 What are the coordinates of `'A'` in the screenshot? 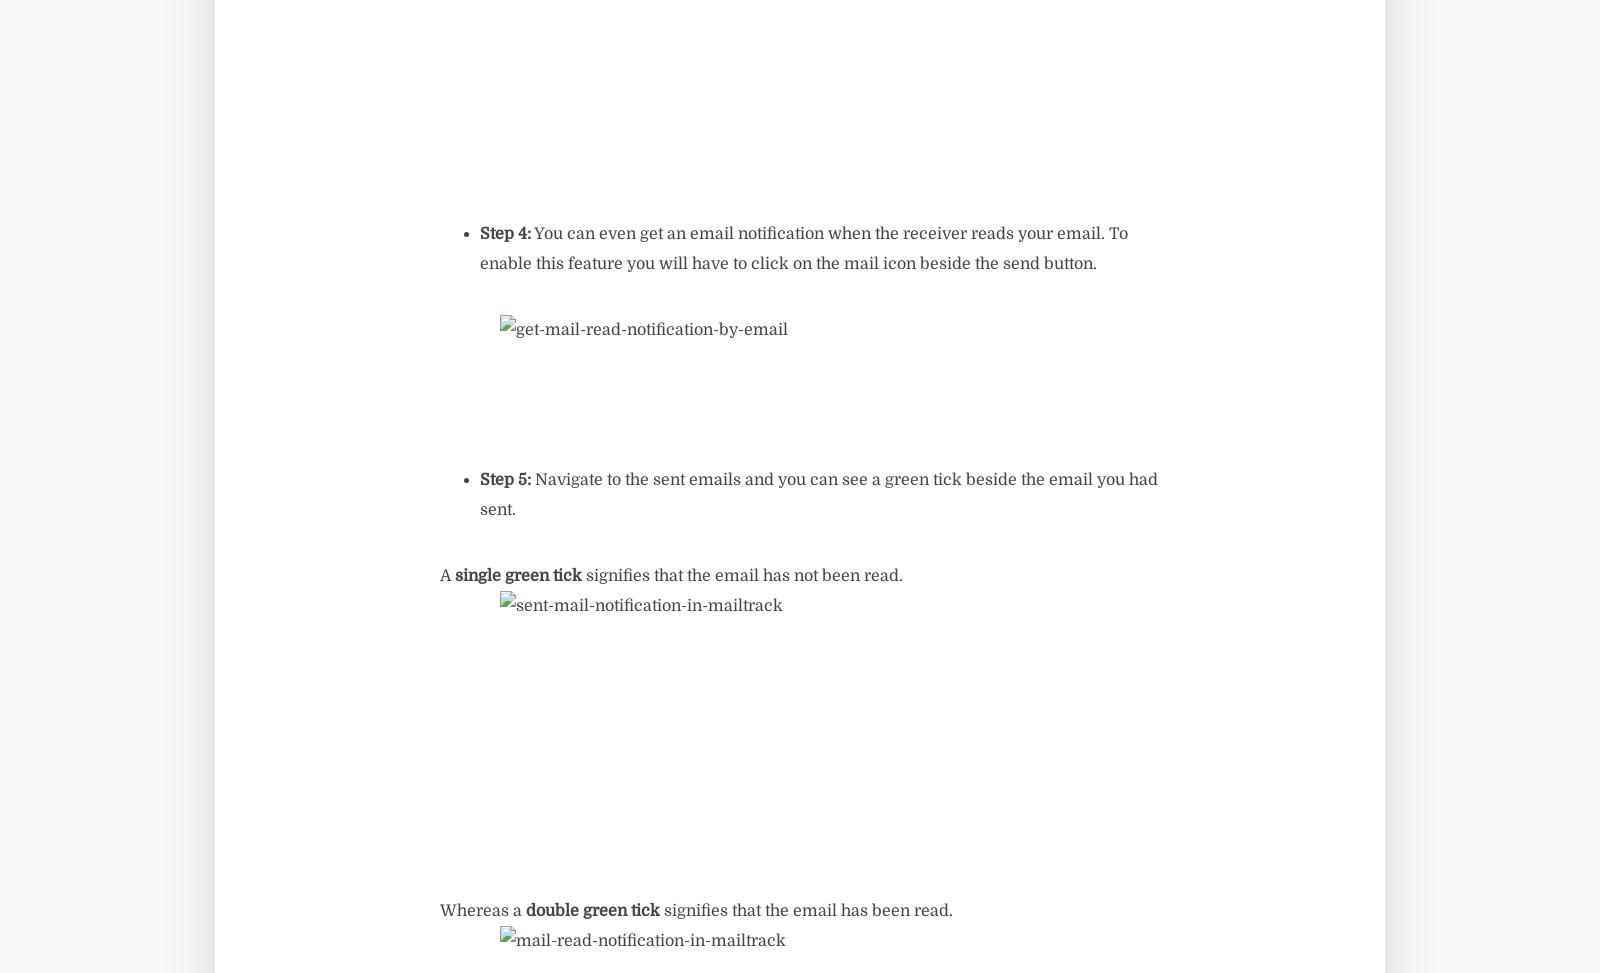 It's located at (446, 576).